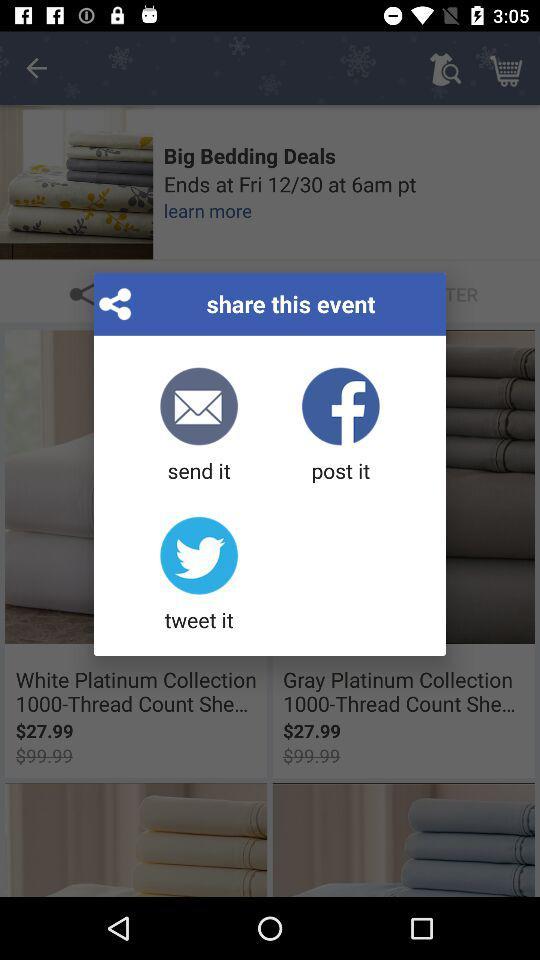 The image size is (540, 960). What do you see at coordinates (339, 426) in the screenshot?
I see `the post it item` at bounding box center [339, 426].